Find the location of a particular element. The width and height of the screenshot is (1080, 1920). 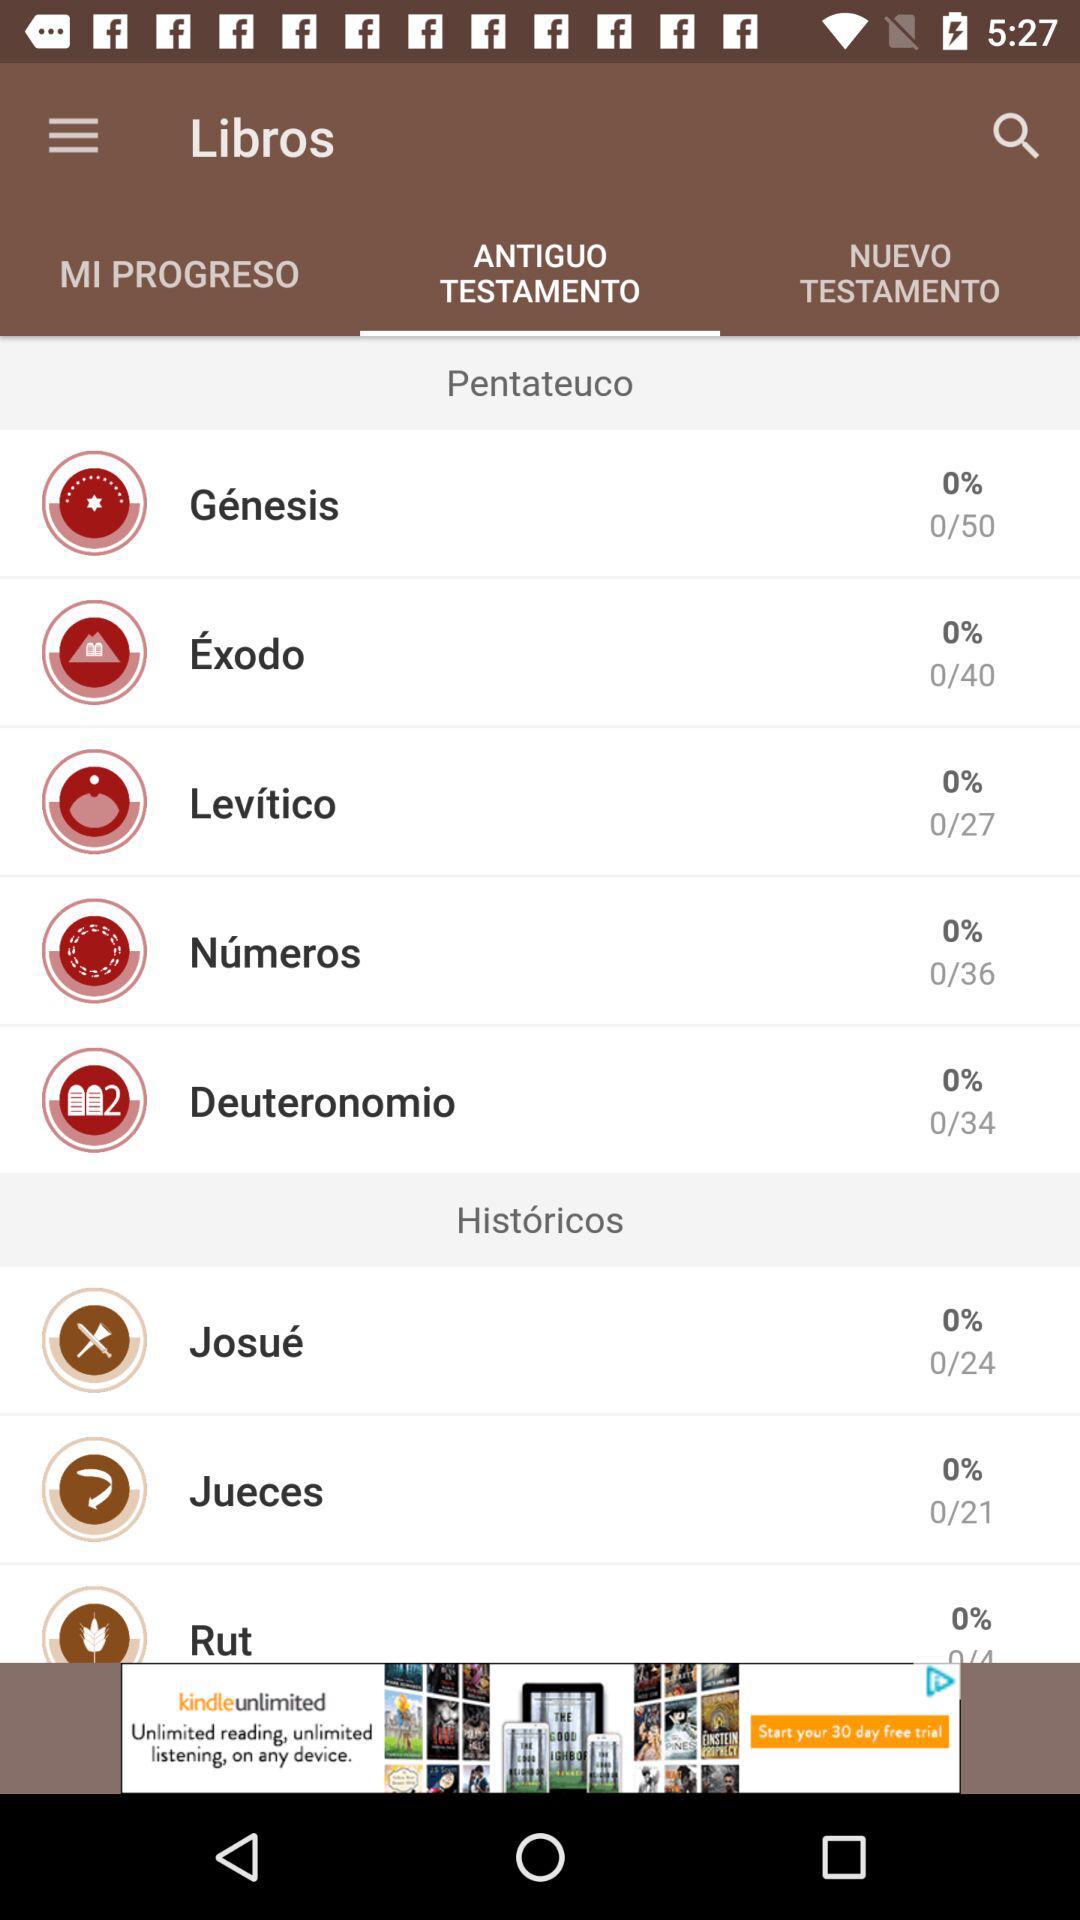

the rut icon is located at coordinates (220, 1636).